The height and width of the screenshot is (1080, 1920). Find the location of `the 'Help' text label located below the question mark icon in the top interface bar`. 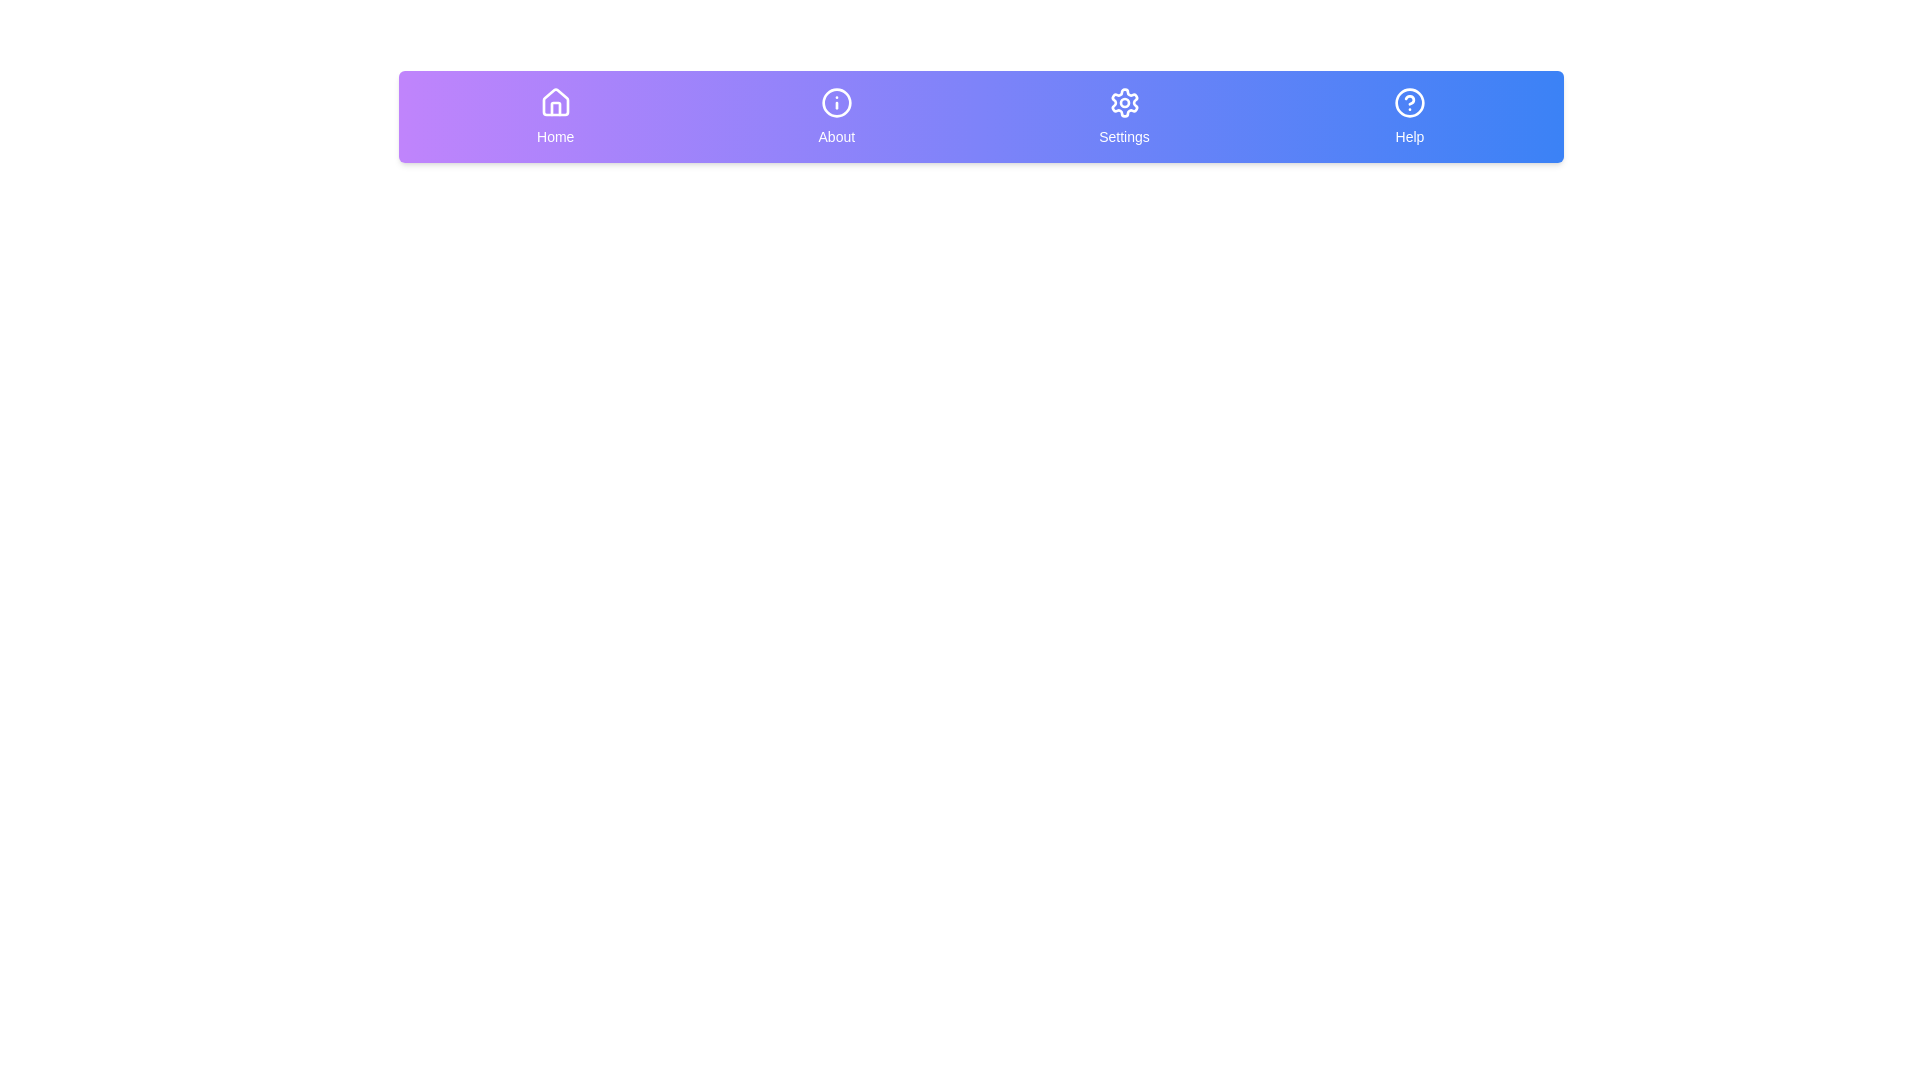

the 'Help' text label located below the question mark icon in the top interface bar is located at coordinates (1408, 136).